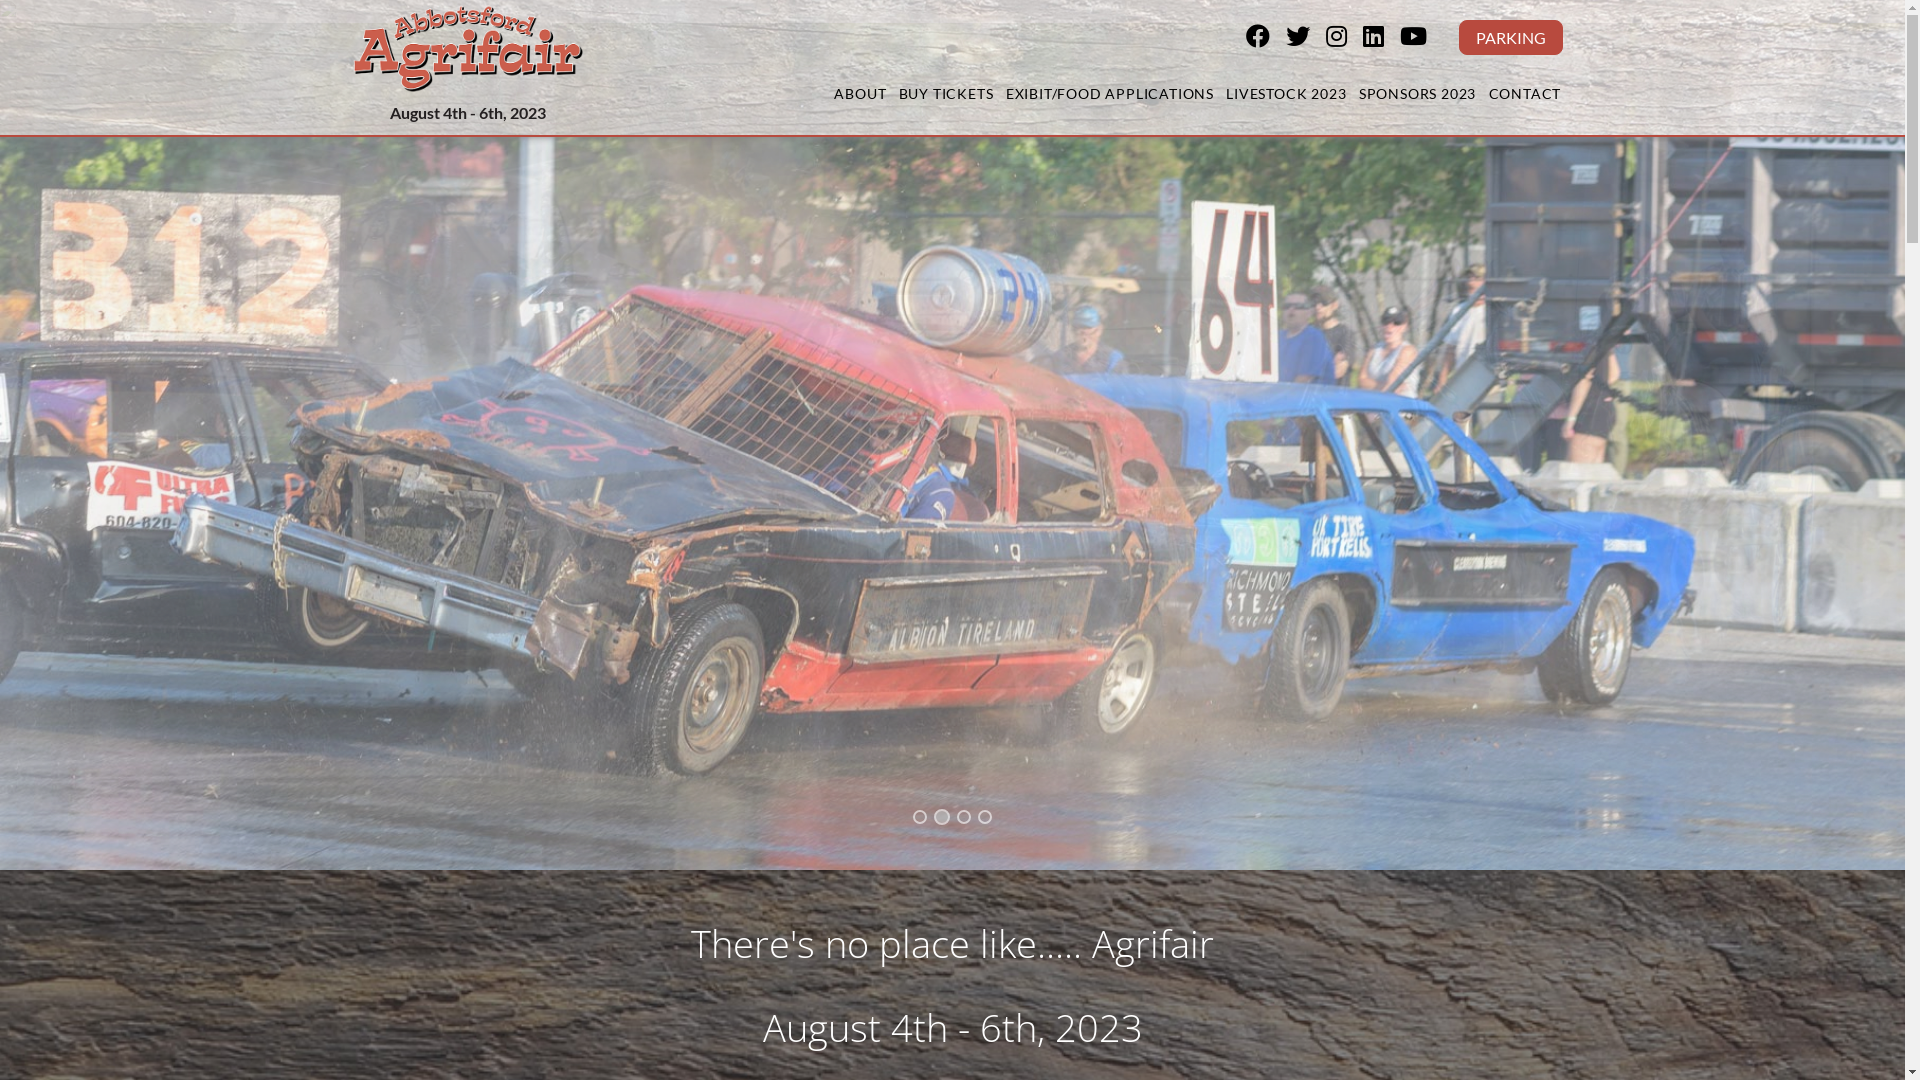 The width and height of the screenshot is (1920, 1080). Describe the element at coordinates (833, 95) in the screenshot. I see `'ABOUT'` at that location.